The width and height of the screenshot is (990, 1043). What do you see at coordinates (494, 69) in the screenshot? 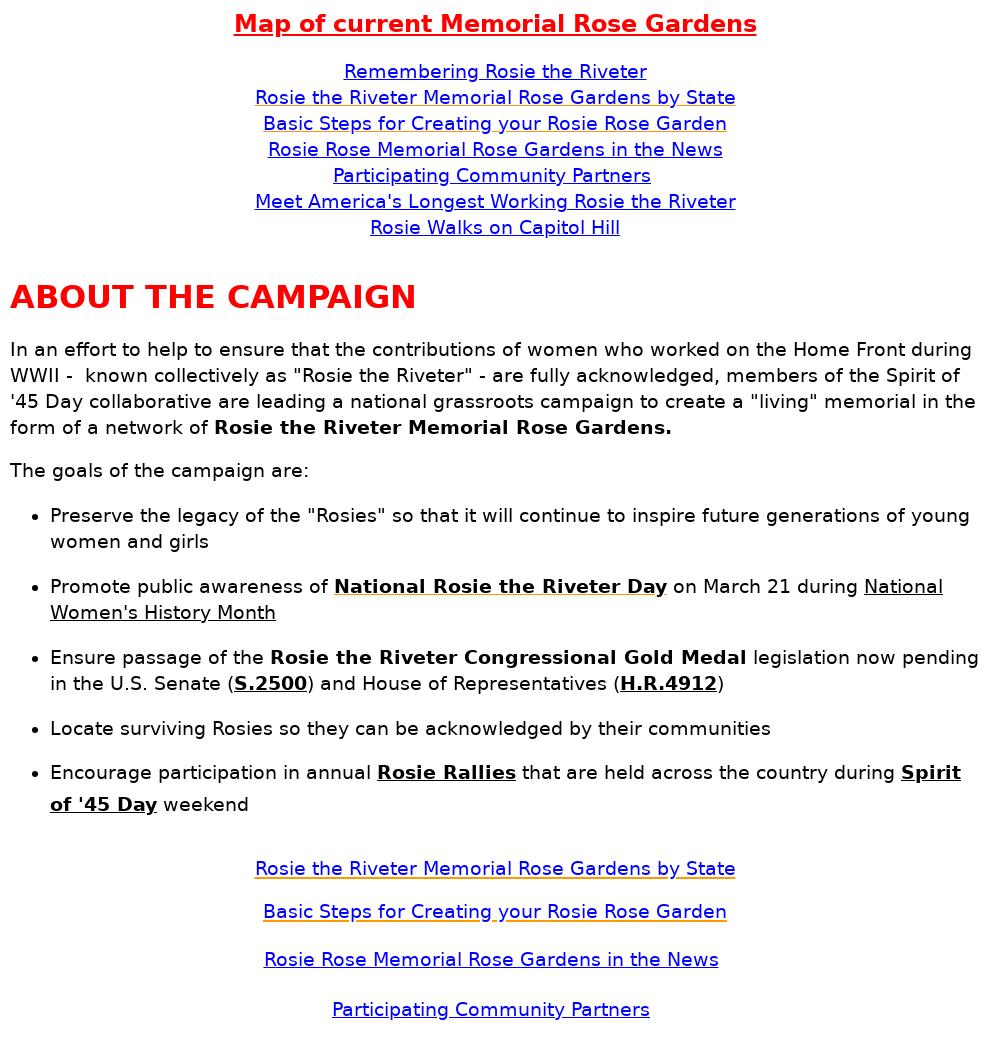
I see `'Remembering Rosie the Riveter'` at bounding box center [494, 69].